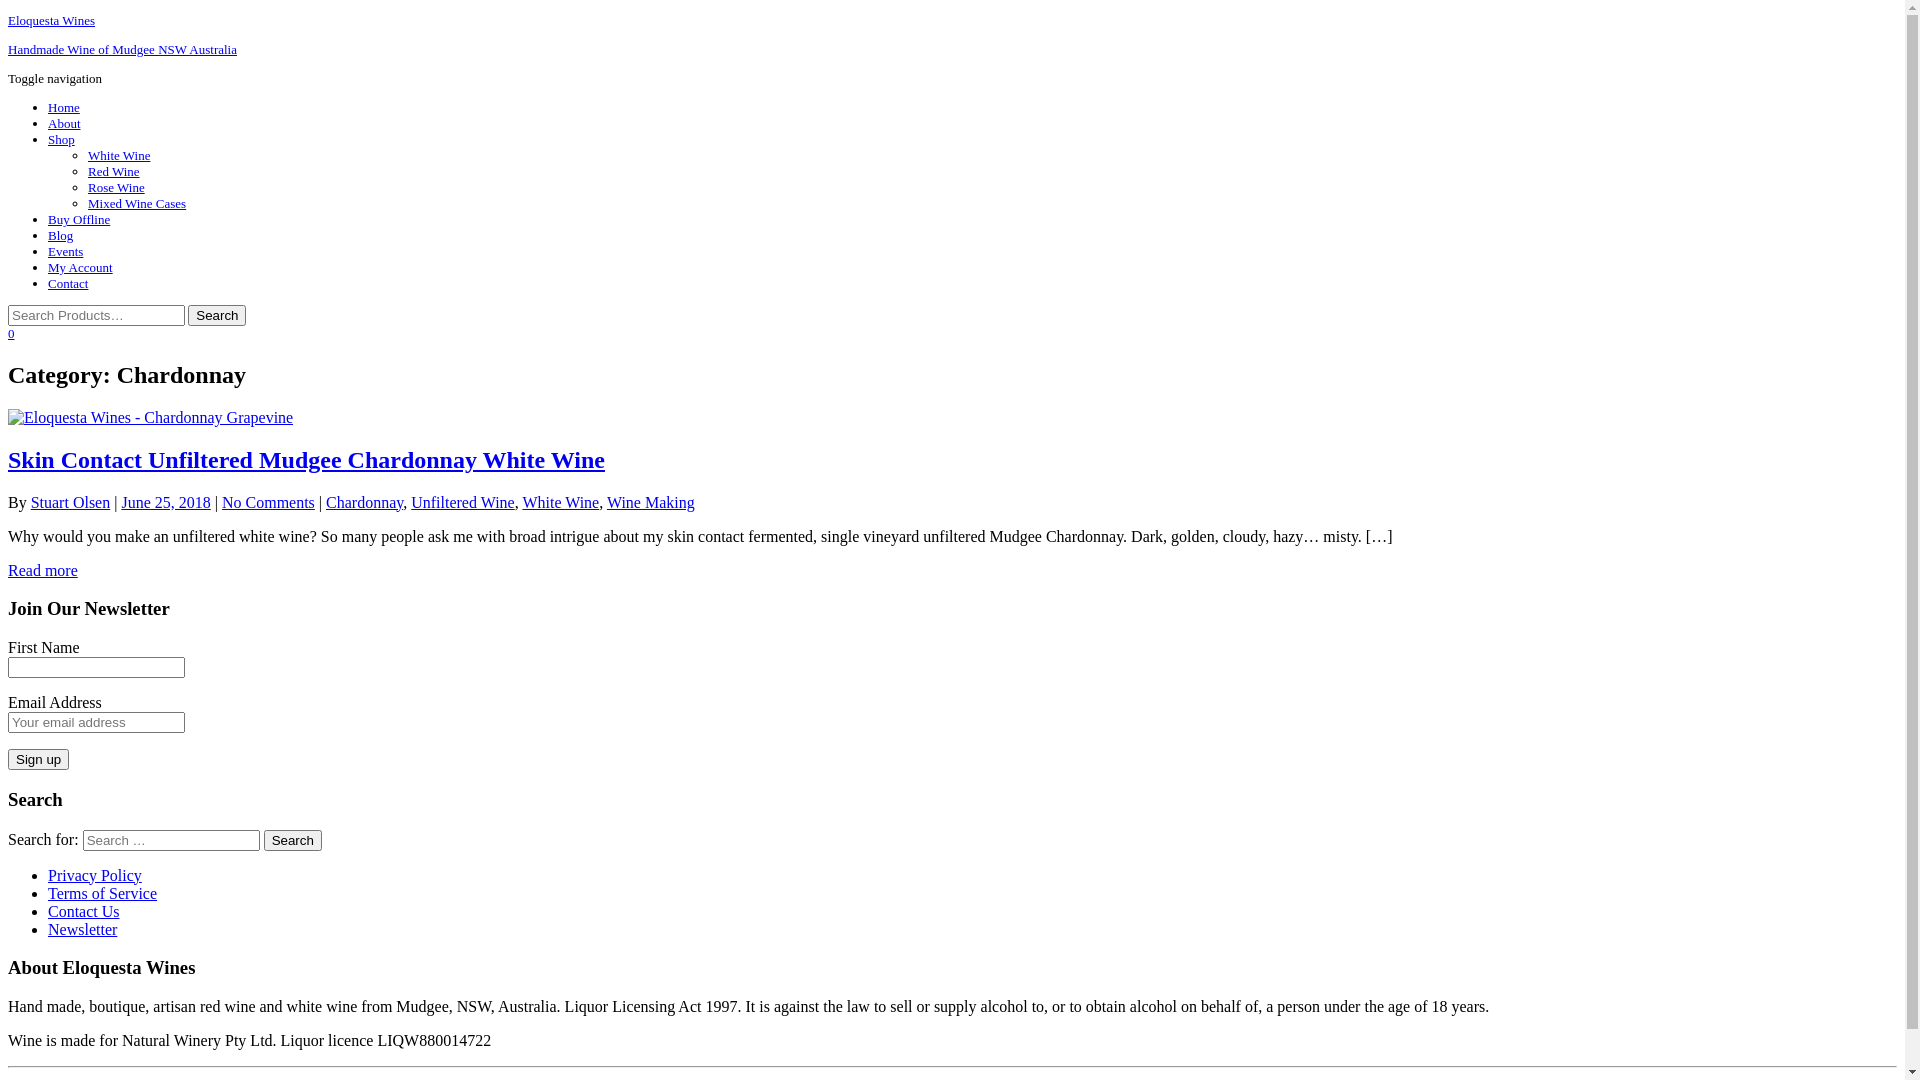 The image size is (1920, 1080). I want to click on 'Contact', so click(48, 283).